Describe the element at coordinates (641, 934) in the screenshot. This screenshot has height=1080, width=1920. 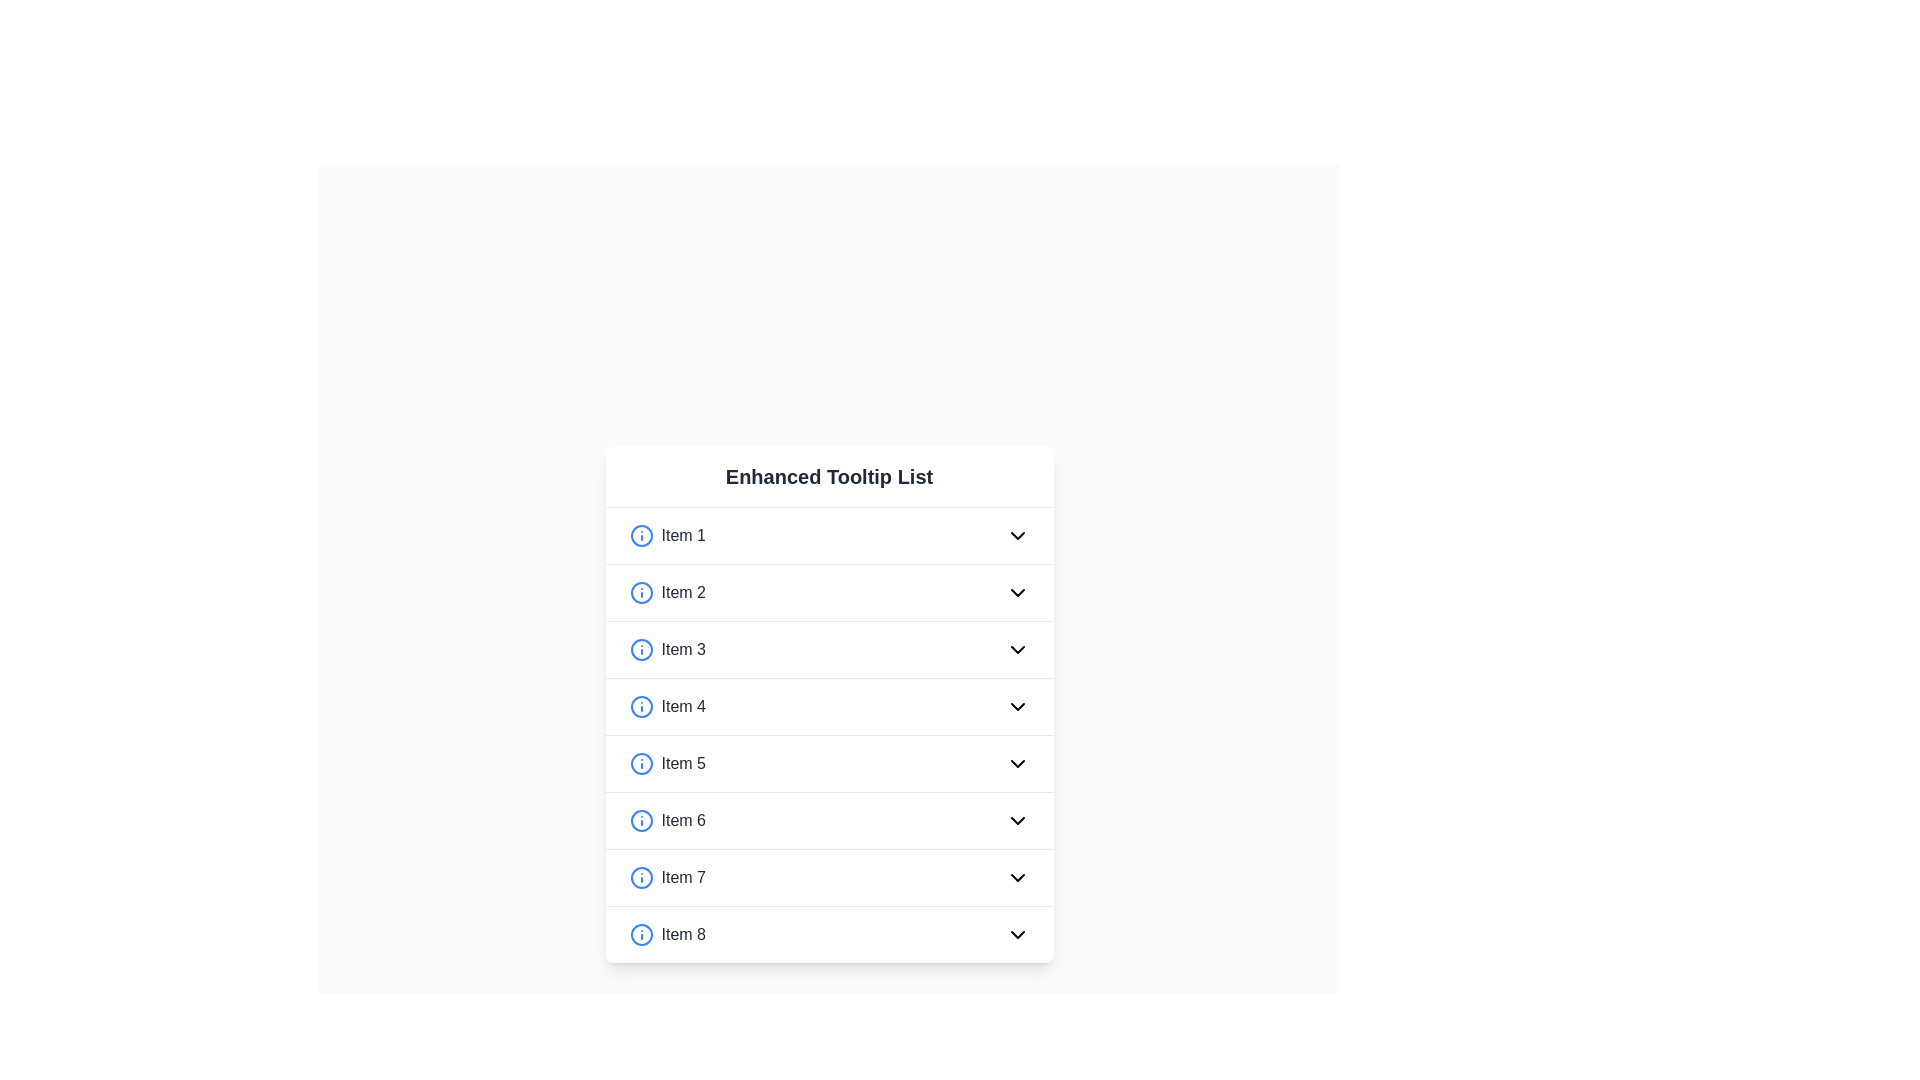
I see `the Informational icon, which is a circular component with a blue border and a white center, located next to the 'Item 8' label in the 'Enhanced Tooltip List'` at that location.